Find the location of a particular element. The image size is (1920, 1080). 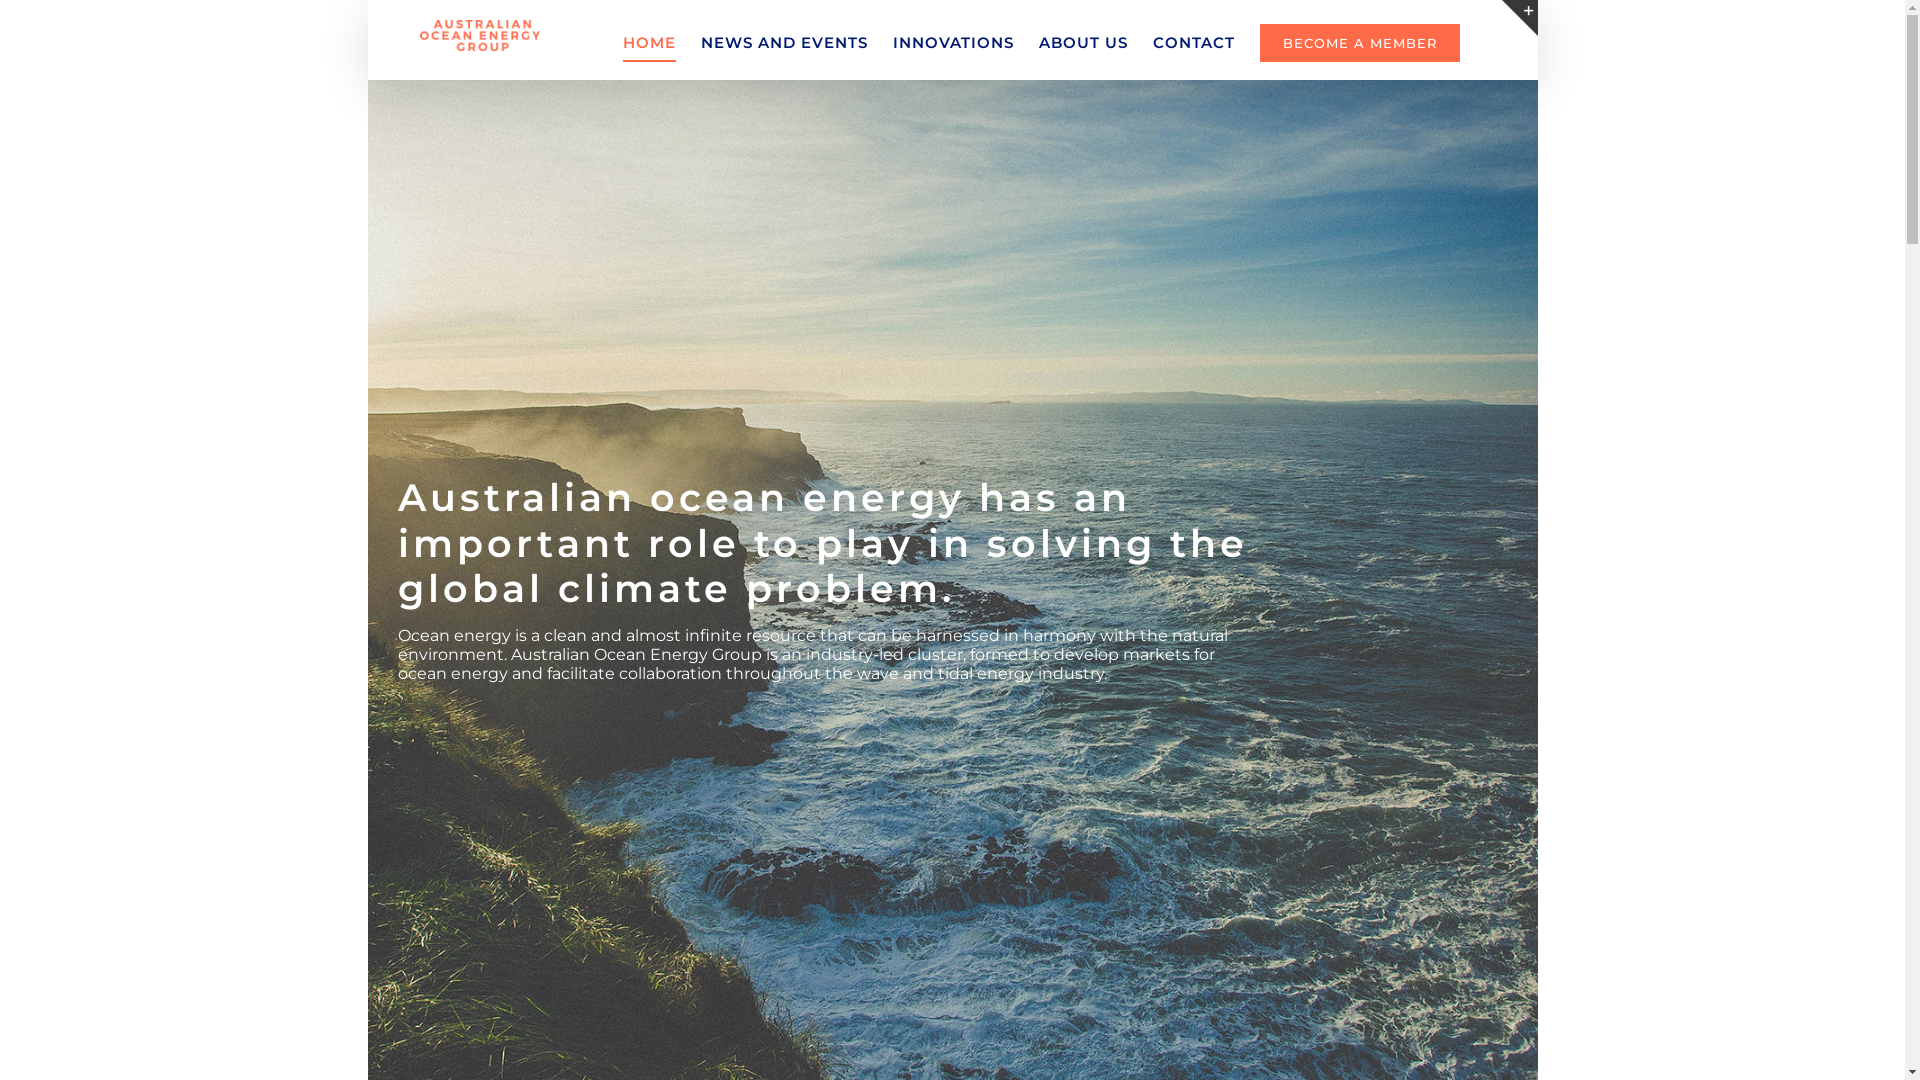

'HOME' is located at coordinates (649, 42).